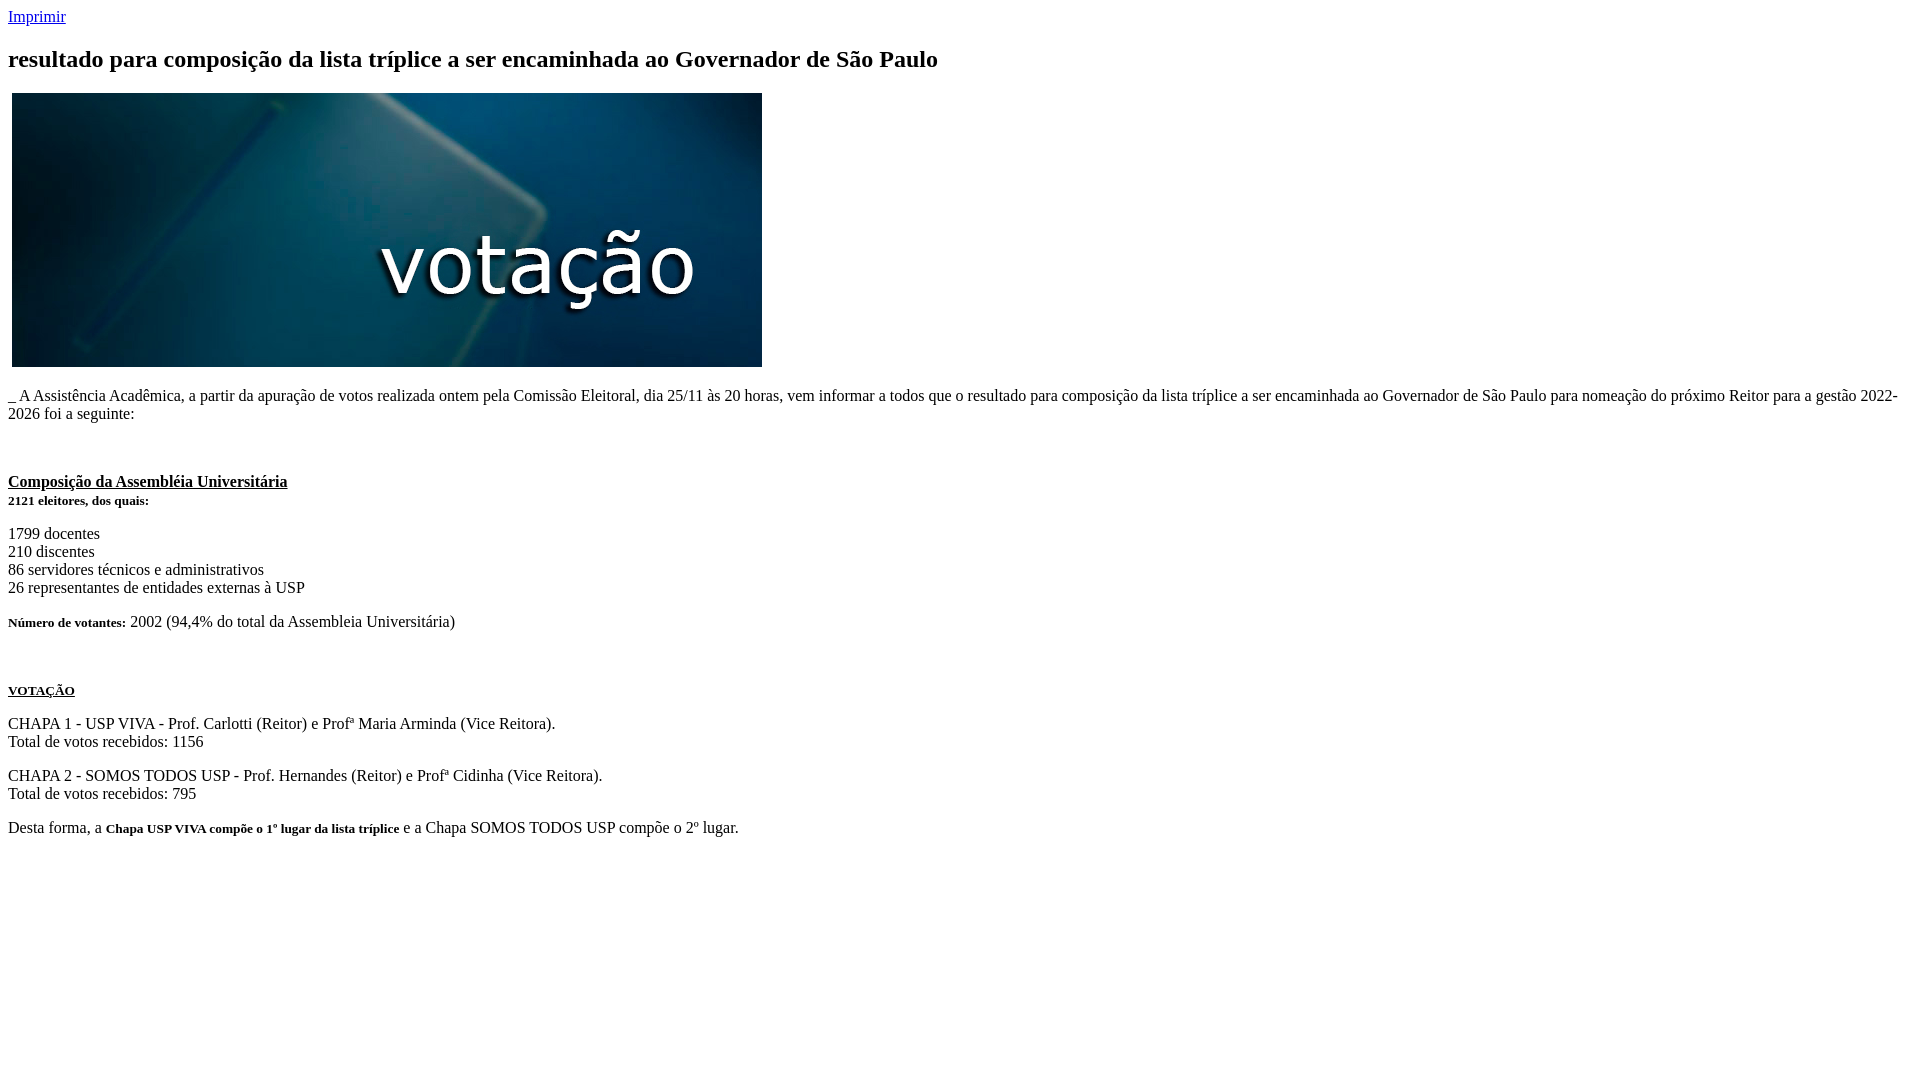  What do you see at coordinates (8, 16) in the screenshot?
I see `'Imprimir'` at bounding box center [8, 16].